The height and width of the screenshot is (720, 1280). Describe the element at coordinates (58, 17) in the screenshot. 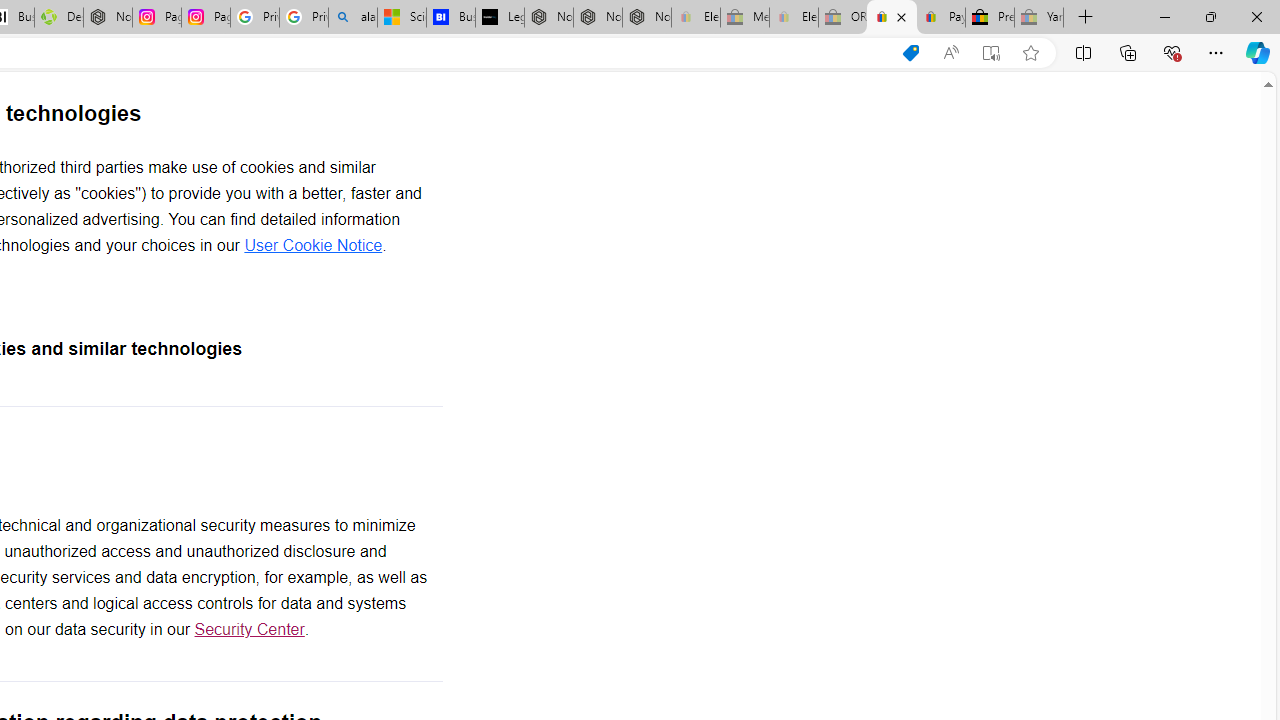

I see `'Descarga Driver Updater'` at that location.